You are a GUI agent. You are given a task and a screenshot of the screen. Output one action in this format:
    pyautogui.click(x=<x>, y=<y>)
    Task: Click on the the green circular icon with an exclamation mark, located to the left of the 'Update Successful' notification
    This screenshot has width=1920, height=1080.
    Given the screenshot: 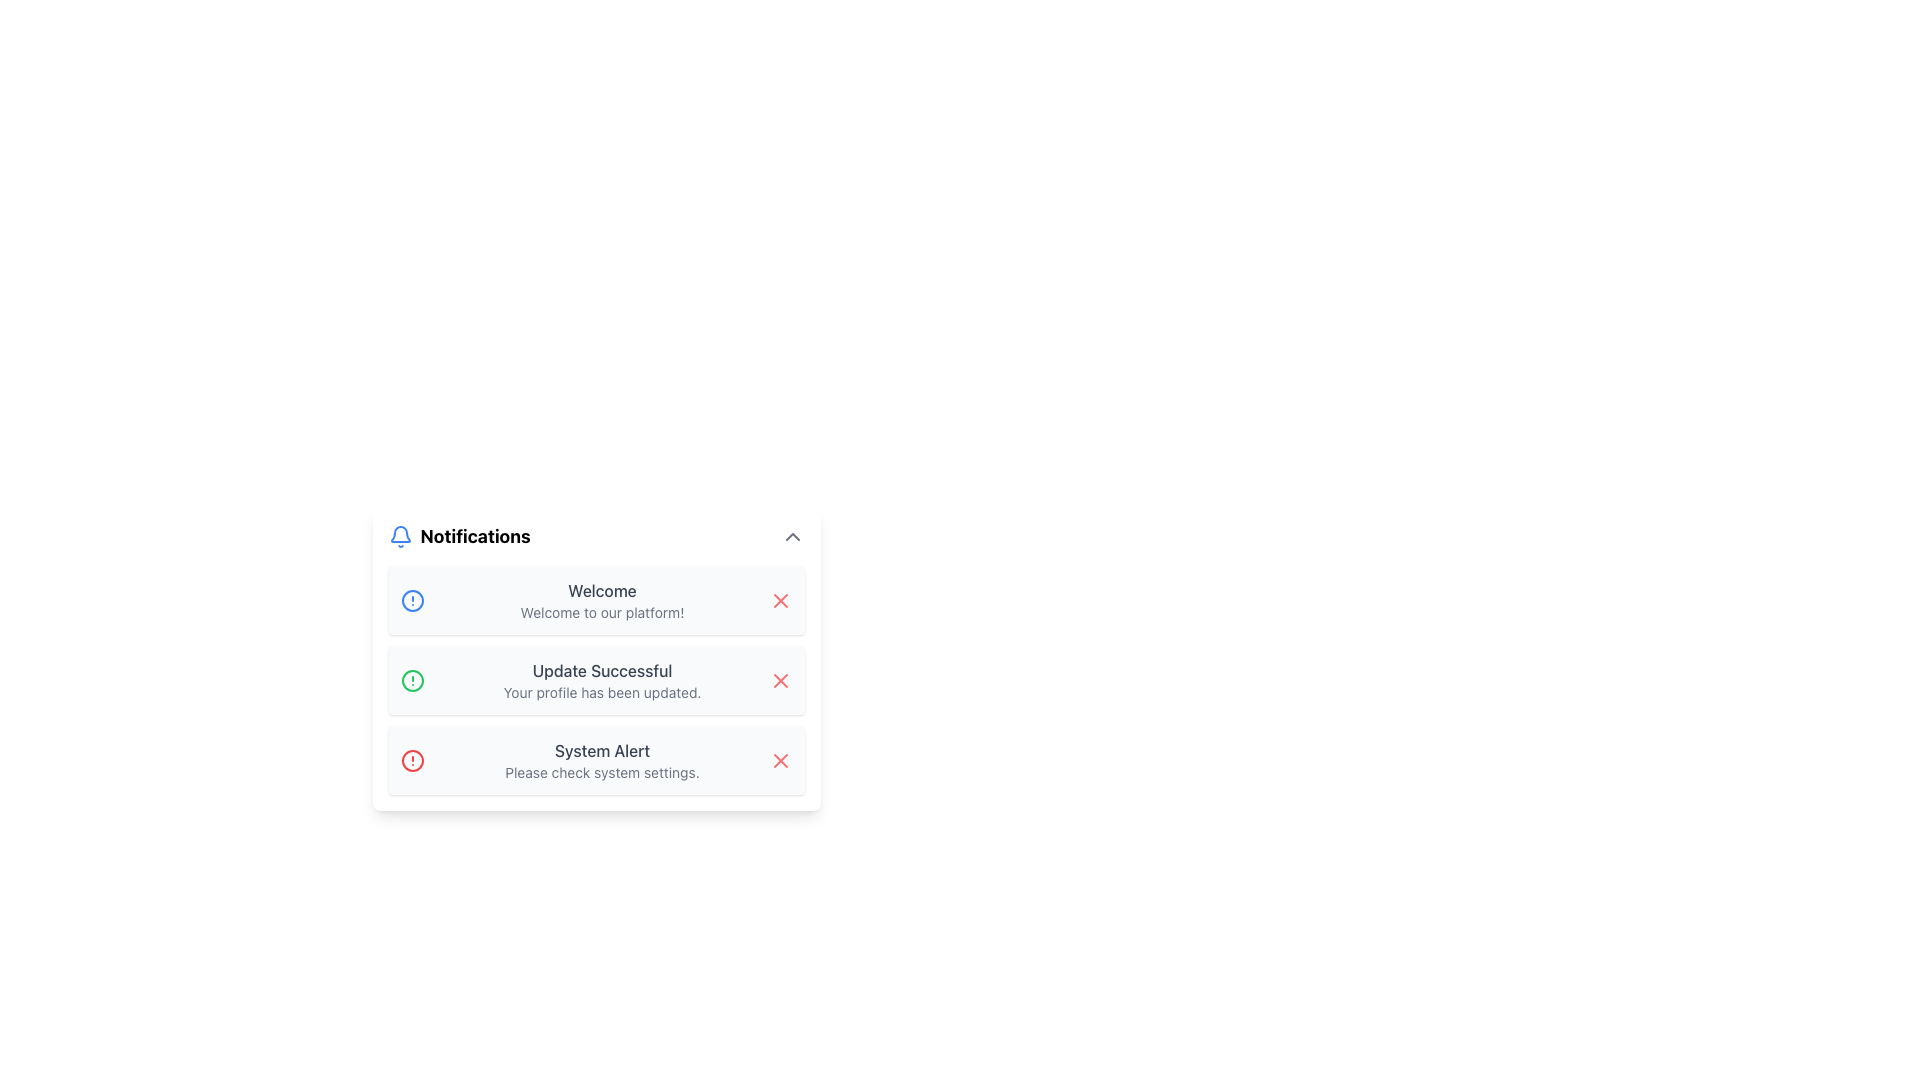 What is the action you would take?
    pyautogui.click(x=411, y=680)
    